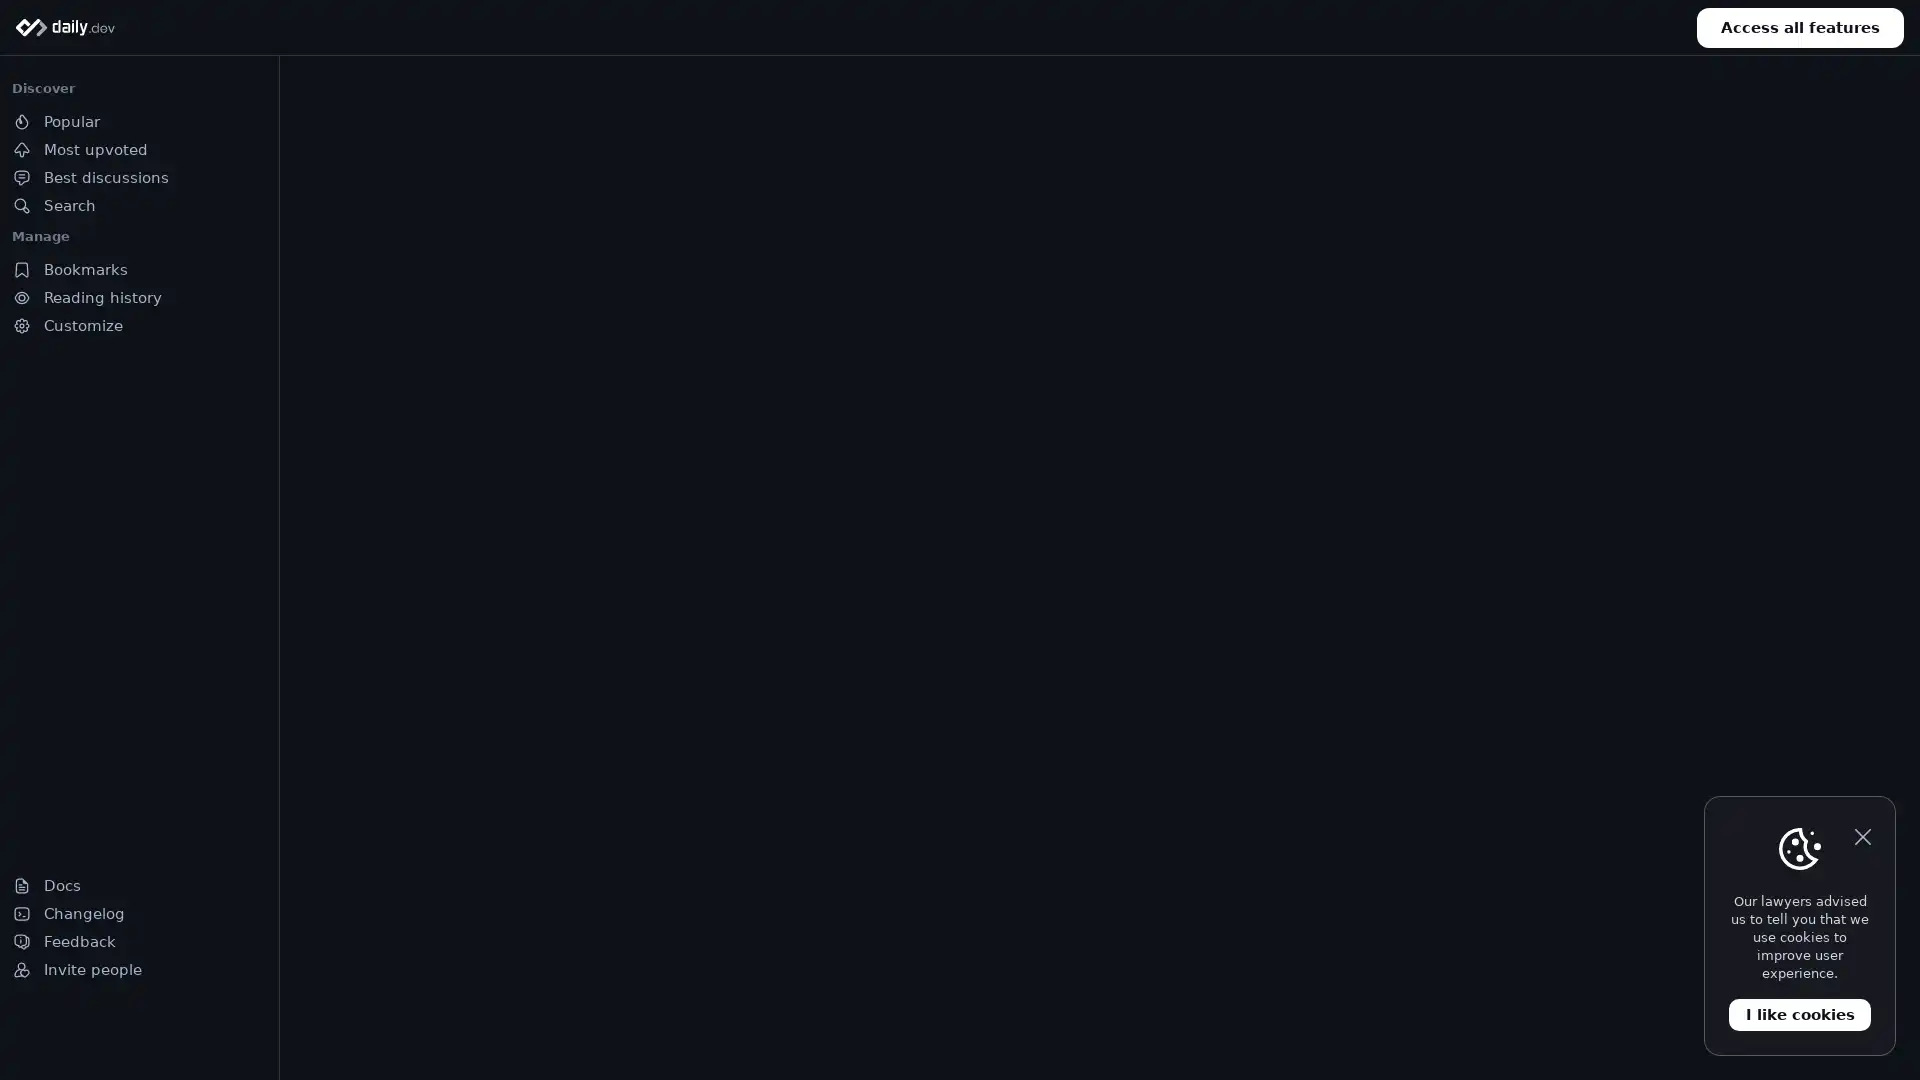 Image resolution: width=1920 pixels, height=1080 pixels. What do you see at coordinates (1751, 648) in the screenshot?
I see `Options` at bounding box center [1751, 648].